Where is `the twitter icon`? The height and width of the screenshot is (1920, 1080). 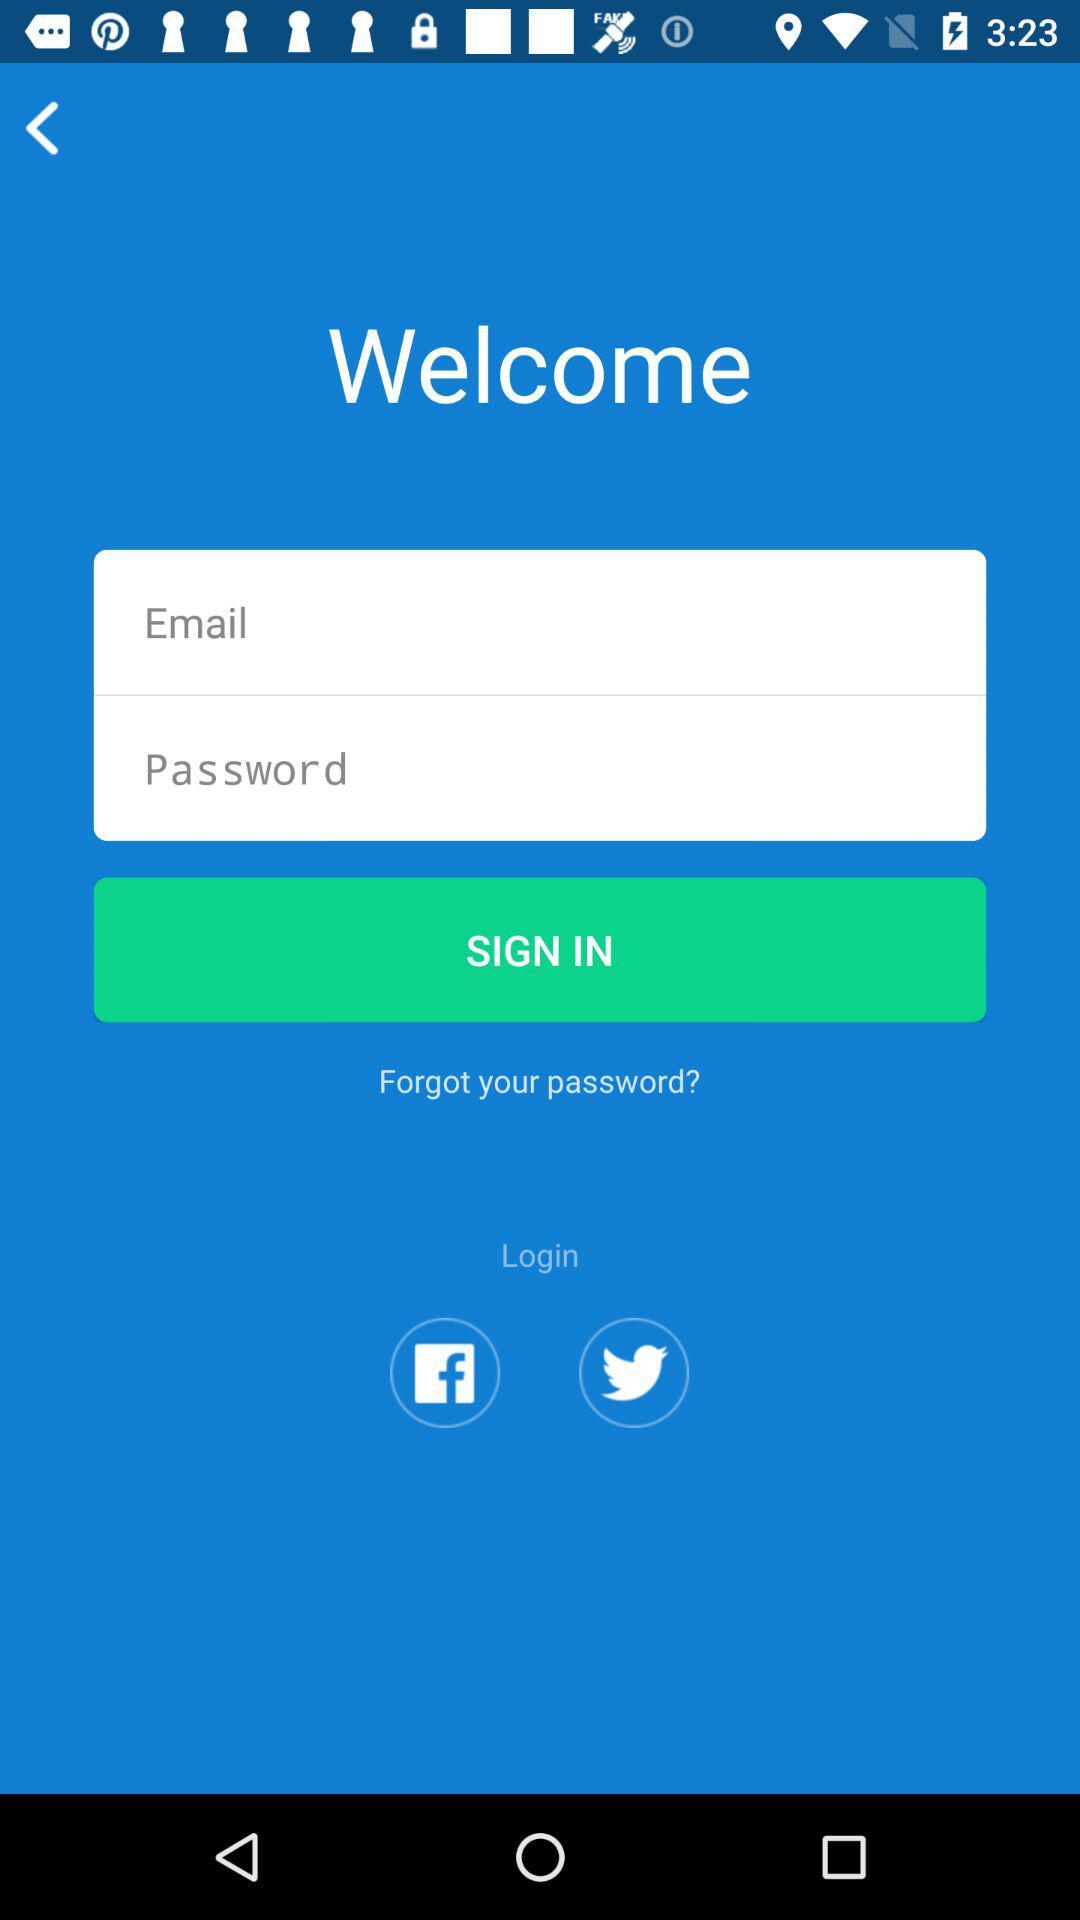 the twitter icon is located at coordinates (634, 1469).